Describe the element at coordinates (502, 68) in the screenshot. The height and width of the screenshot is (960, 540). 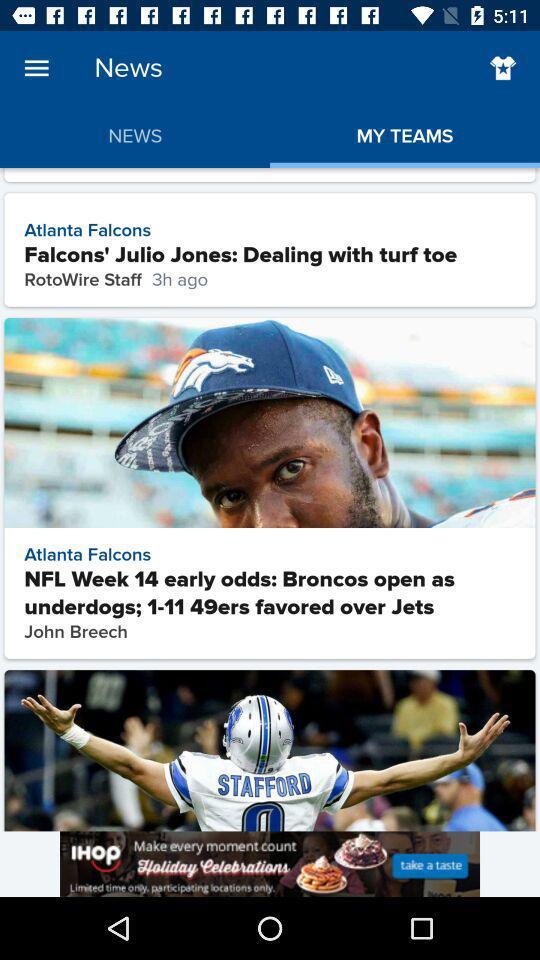
I see `to favorite` at that location.